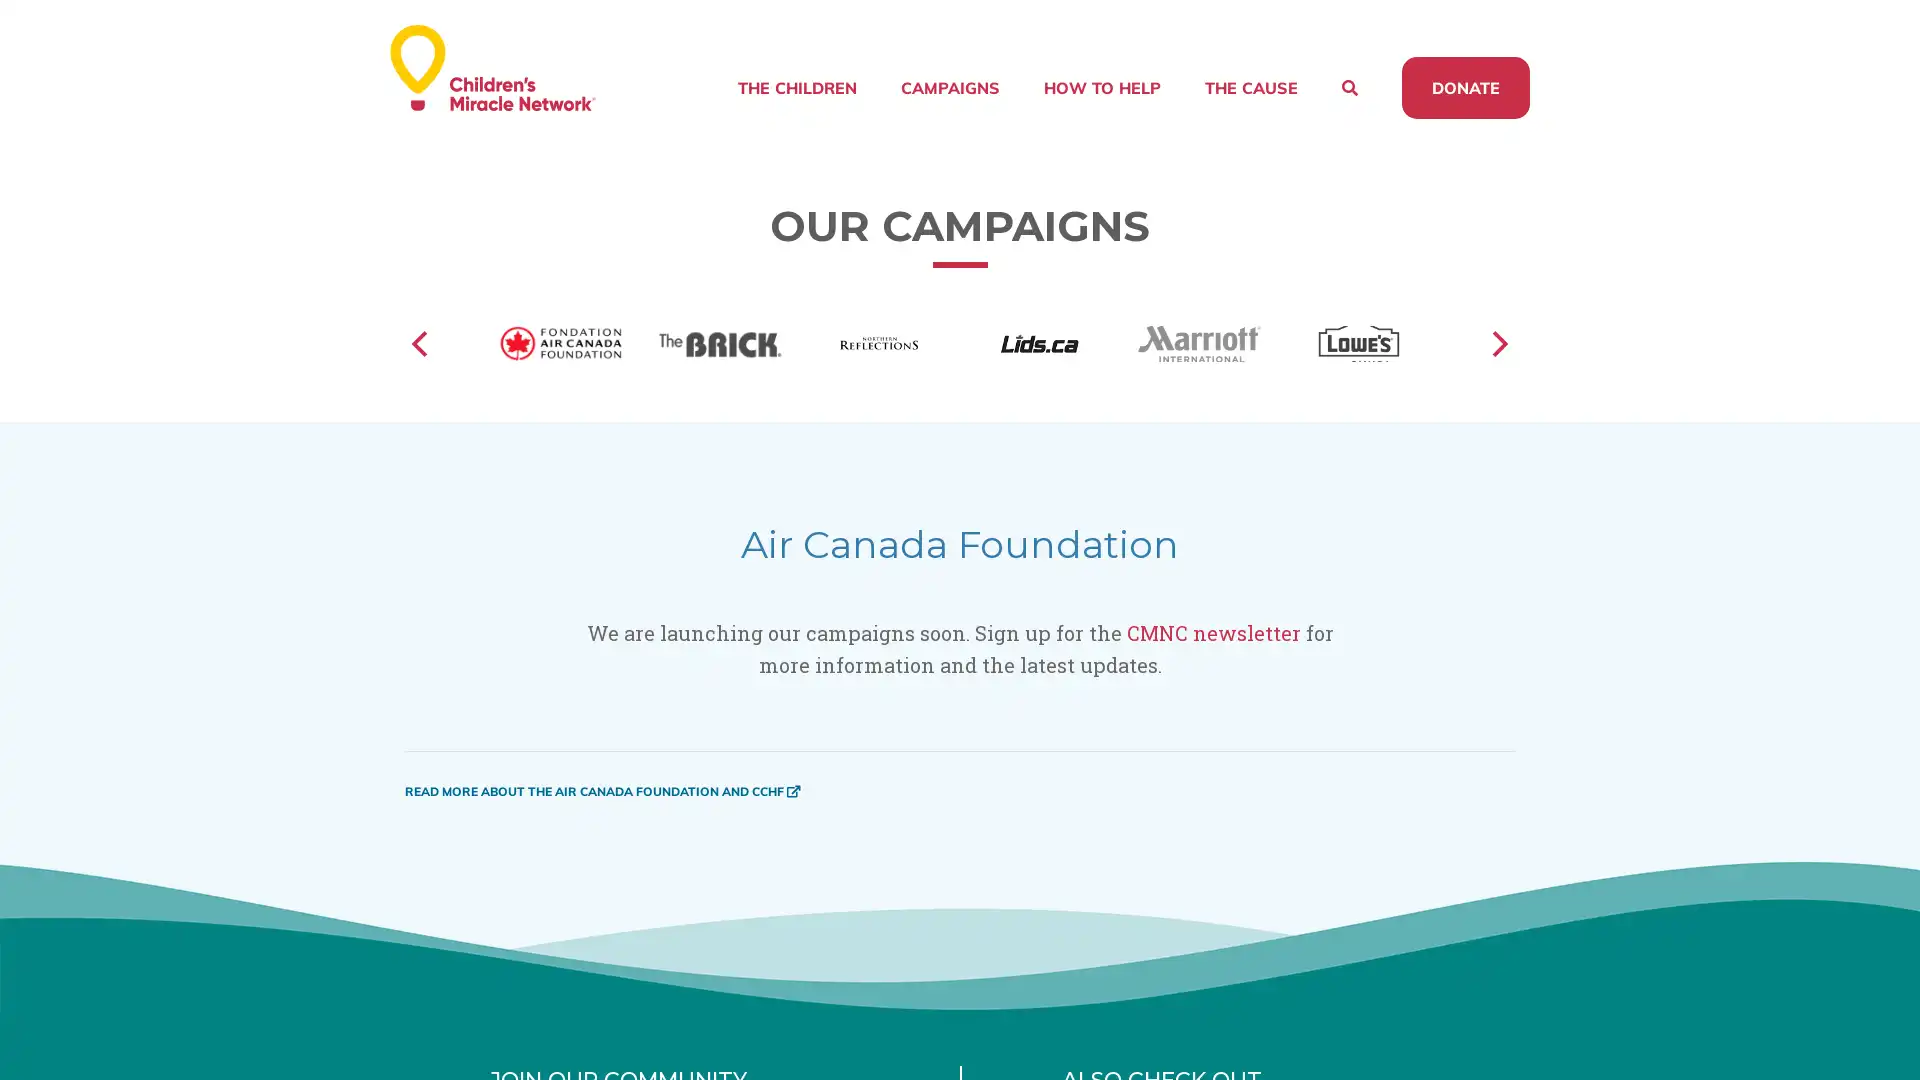 Image resolution: width=1920 pixels, height=1080 pixels. What do you see at coordinates (1497, 369) in the screenshot?
I see `Next` at bounding box center [1497, 369].